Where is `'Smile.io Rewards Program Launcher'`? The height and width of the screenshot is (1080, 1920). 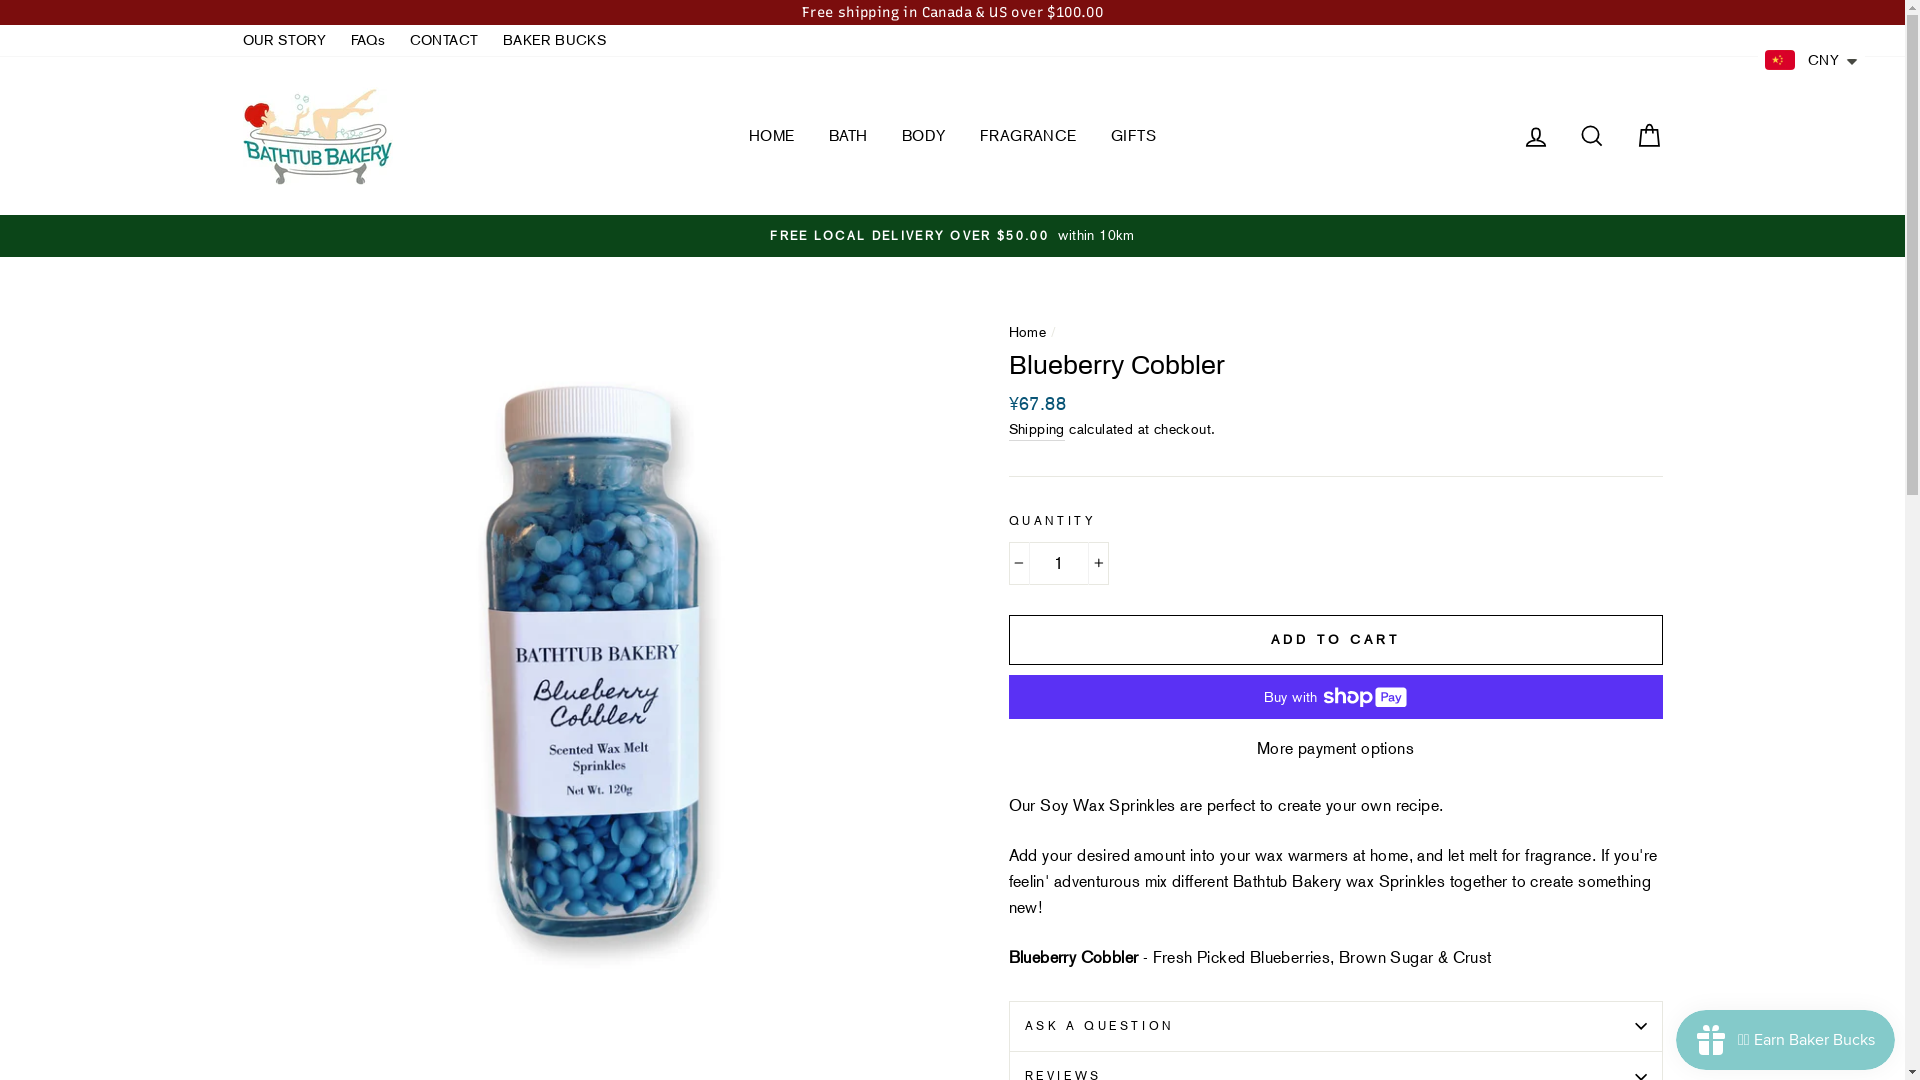 'Smile.io Rewards Program Launcher' is located at coordinates (1785, 1039).